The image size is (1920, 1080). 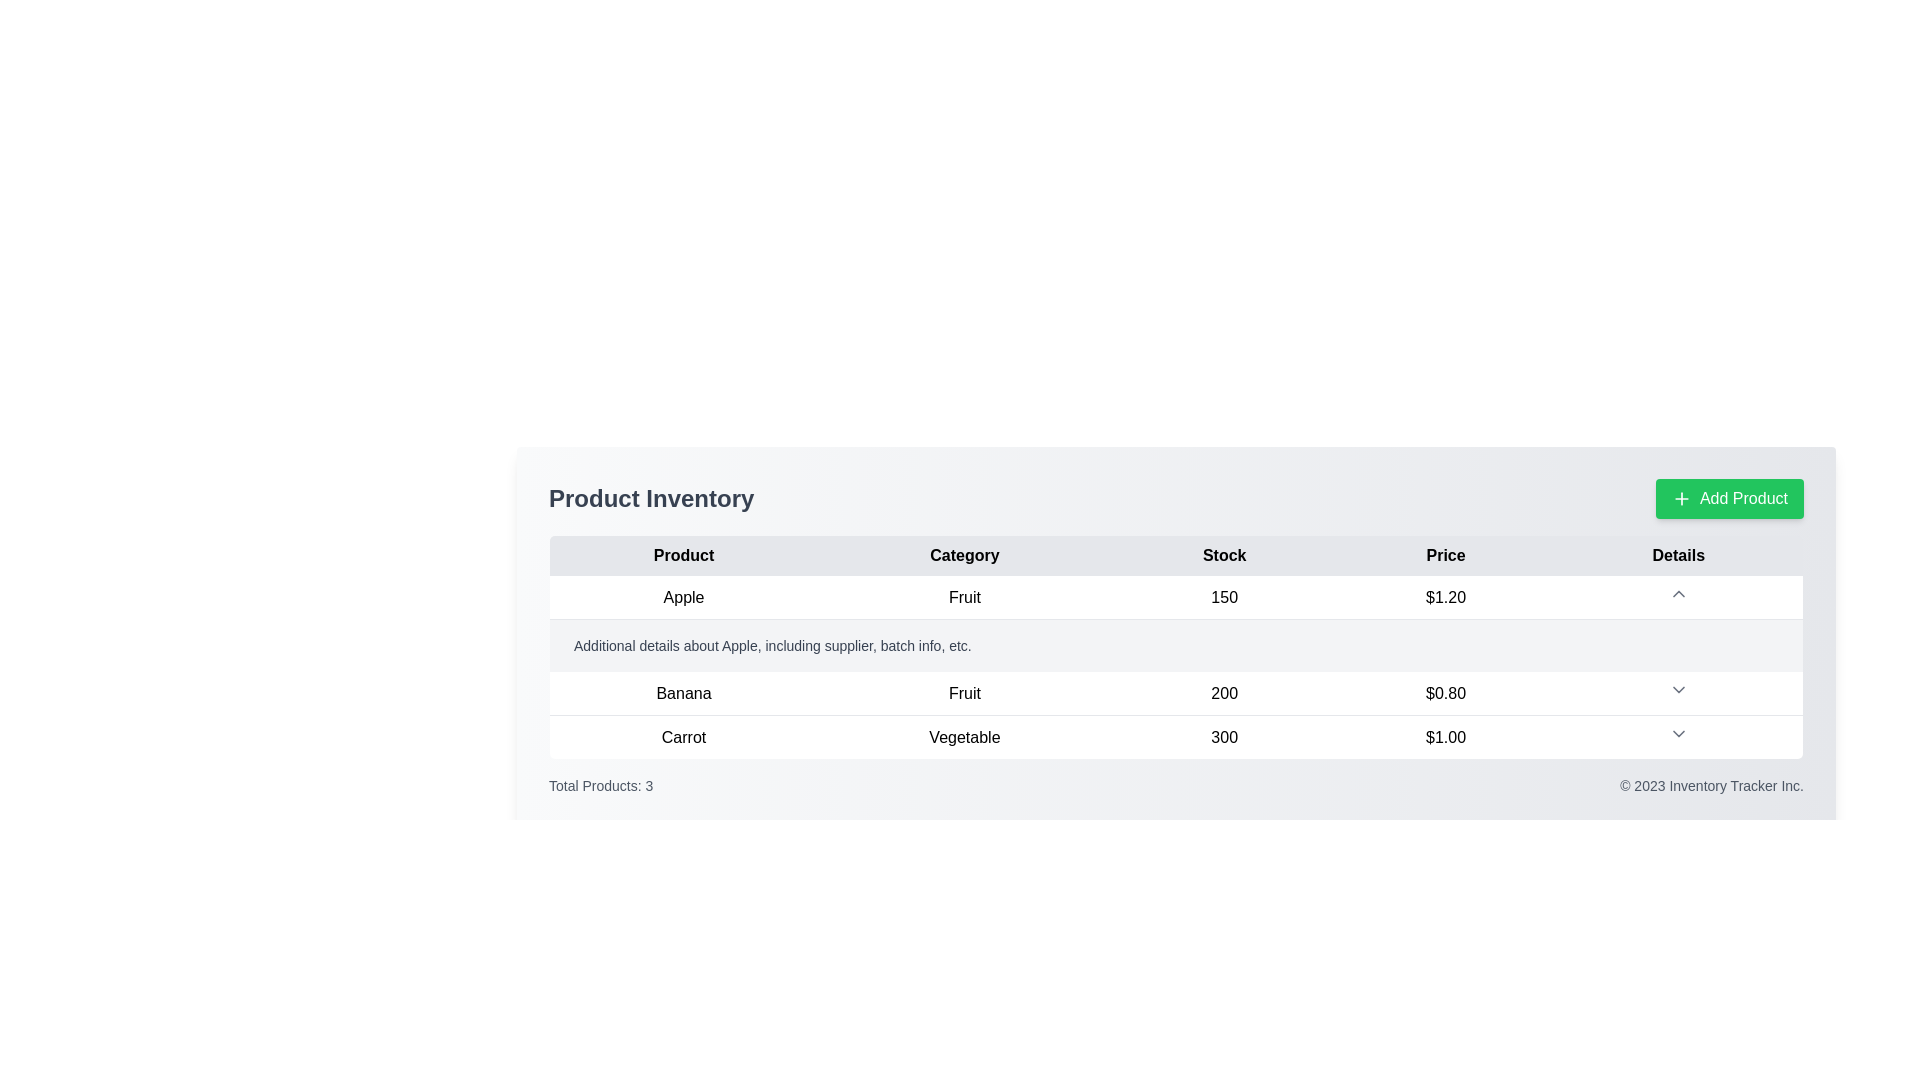 I want to click on the 'Vegetable' text label indicating the category of the product 'Carrot' in the product inventory table, so click(x=964, y=737).